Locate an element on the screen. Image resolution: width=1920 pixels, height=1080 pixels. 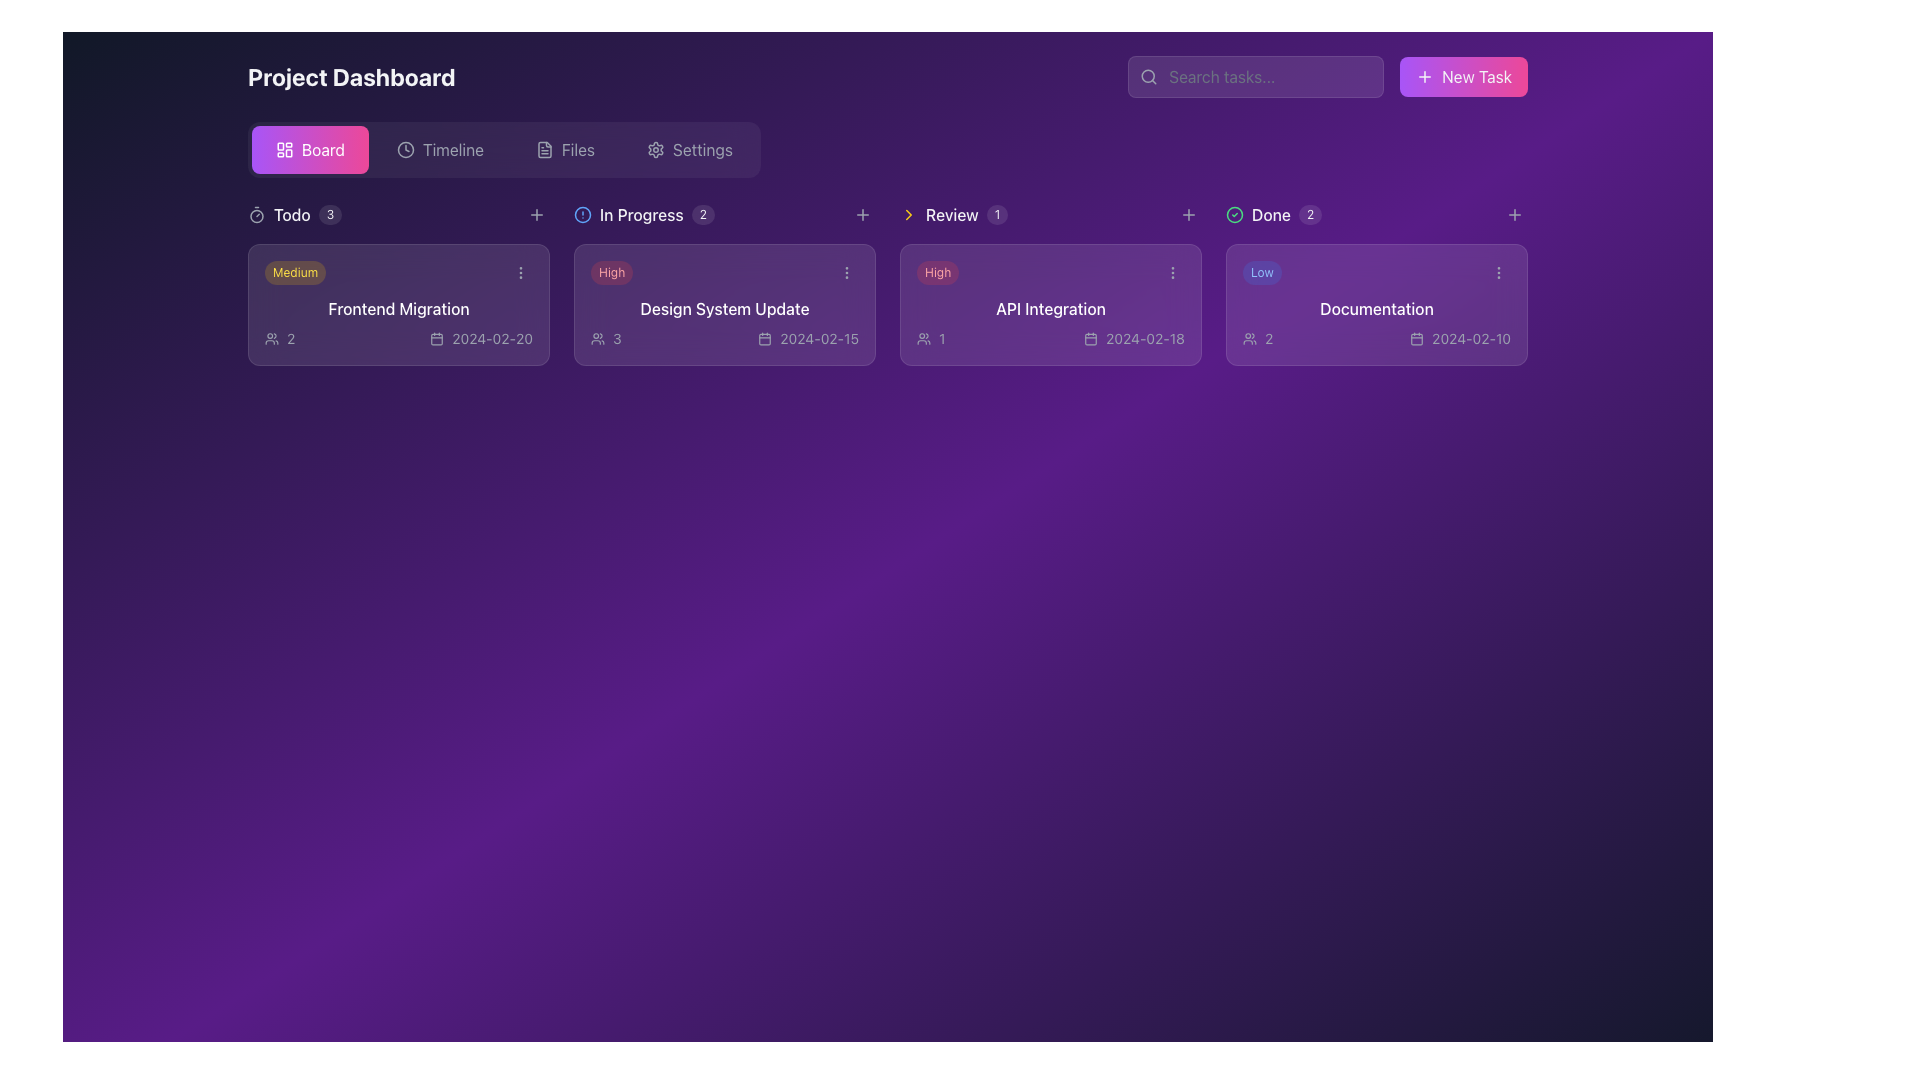
the 'Design System Update' task card in the 'In Progress' column for inline editing is located at coordinates (723, 304).